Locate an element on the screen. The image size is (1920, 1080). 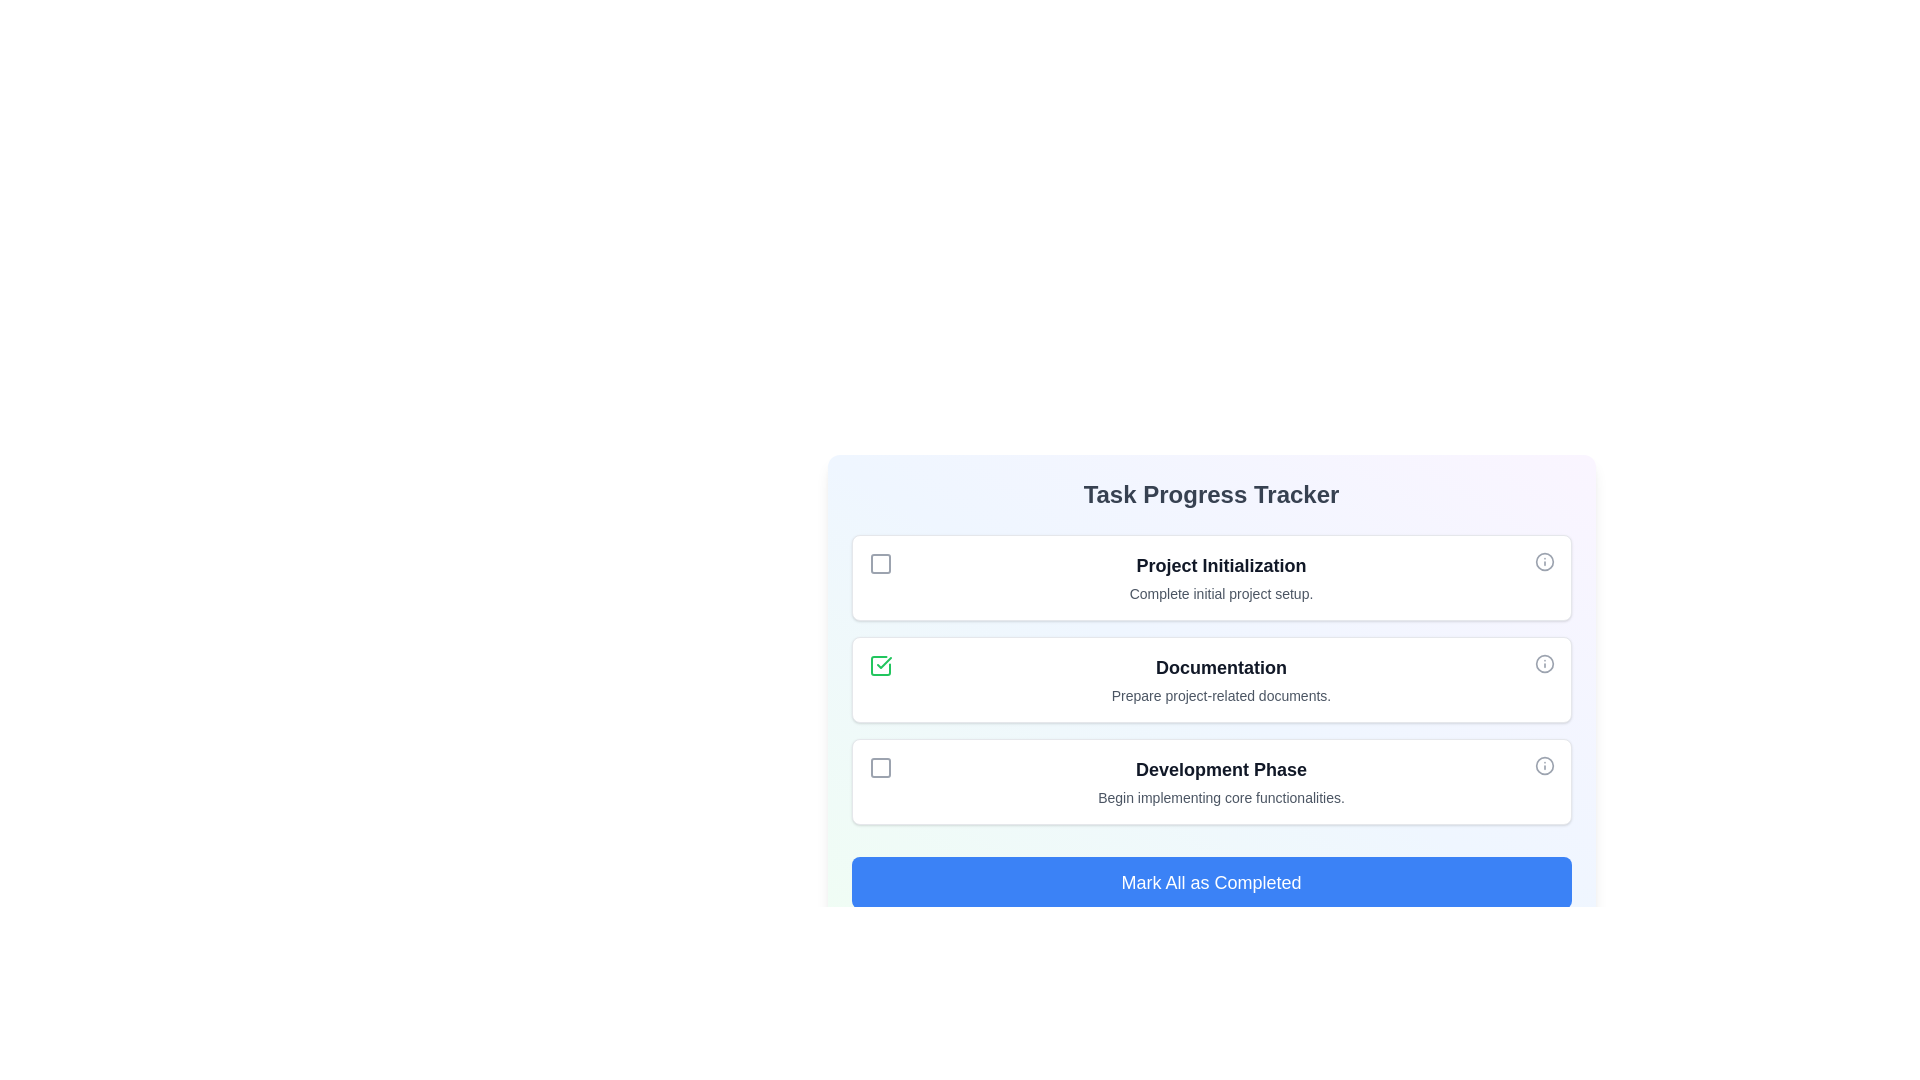
task name and description from the second subsection of the task progress tracker, which includes a checkbox for marking completion, located between 'Project Initialization' and 'Development Phase' is located at coordinates (1210, 678).